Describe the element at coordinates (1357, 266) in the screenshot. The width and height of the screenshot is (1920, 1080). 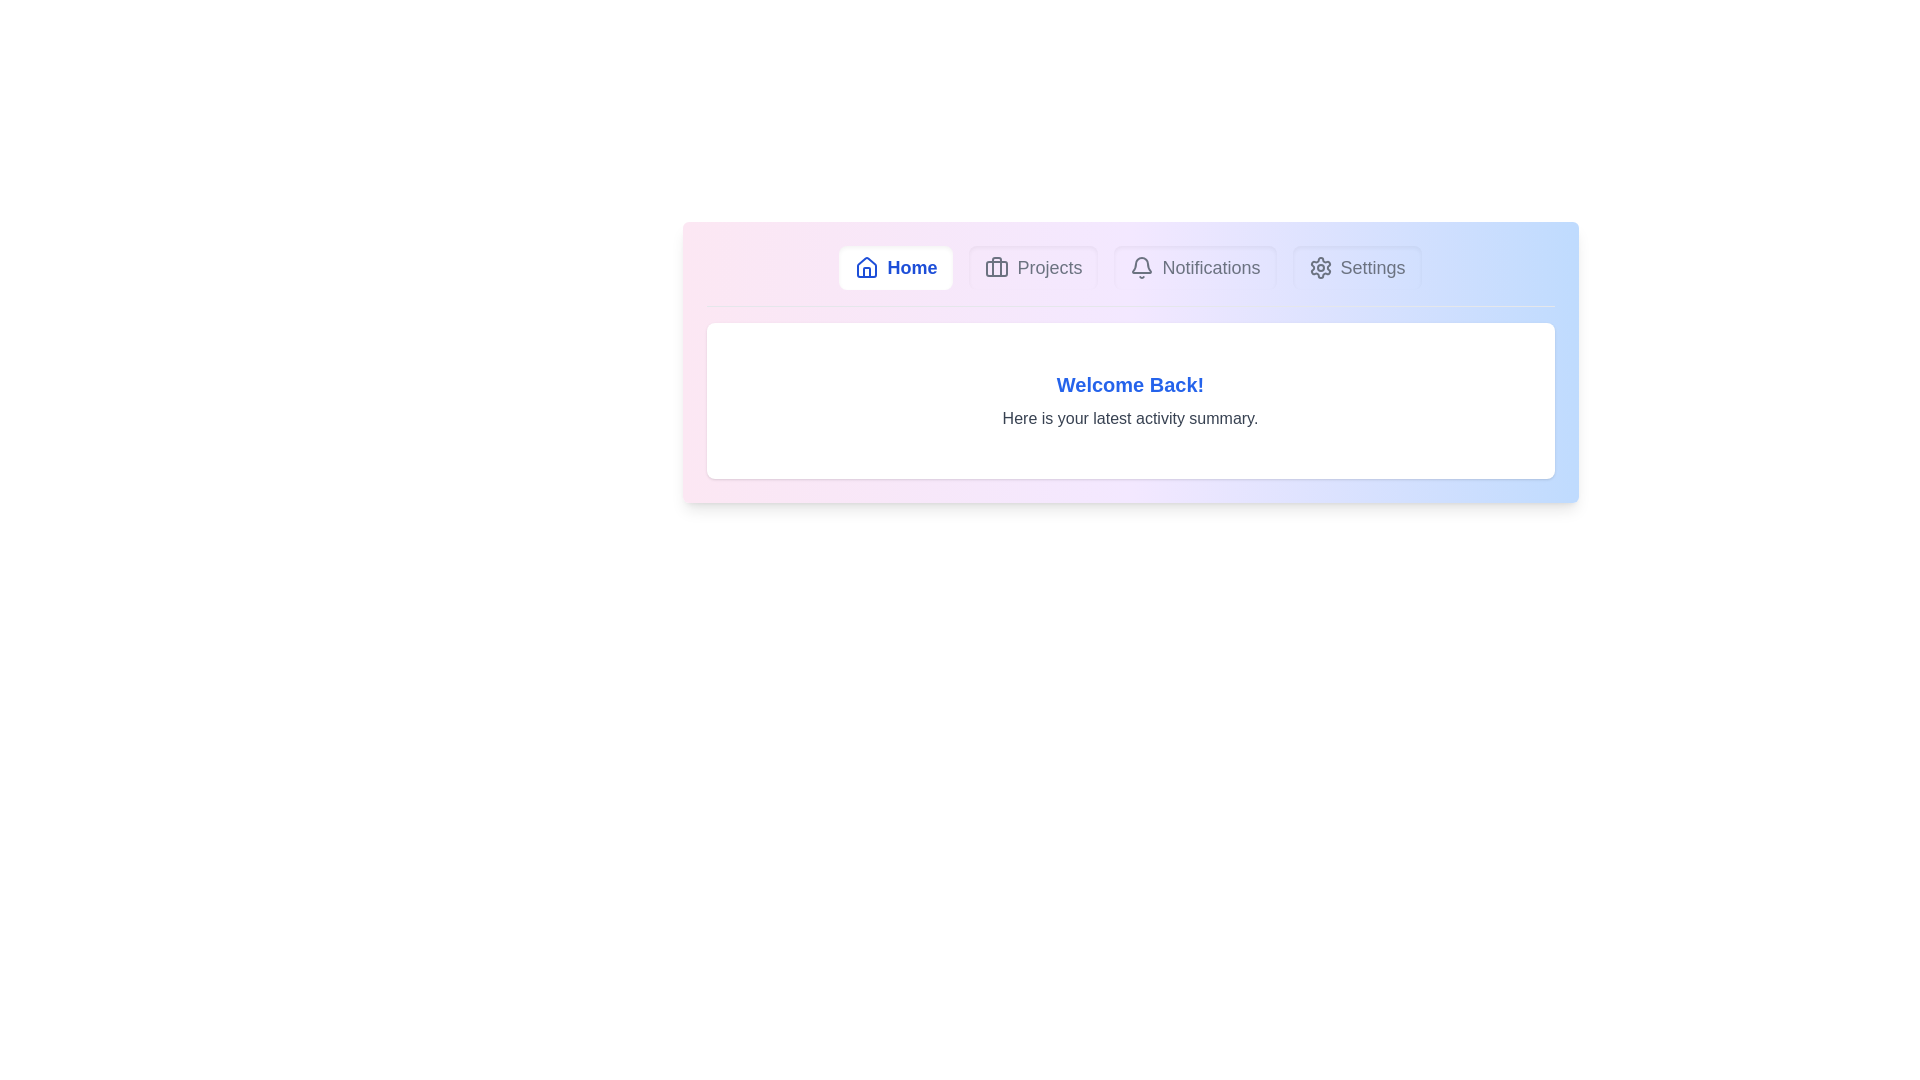
I see `the Settings tab to switch to its content` at that location.